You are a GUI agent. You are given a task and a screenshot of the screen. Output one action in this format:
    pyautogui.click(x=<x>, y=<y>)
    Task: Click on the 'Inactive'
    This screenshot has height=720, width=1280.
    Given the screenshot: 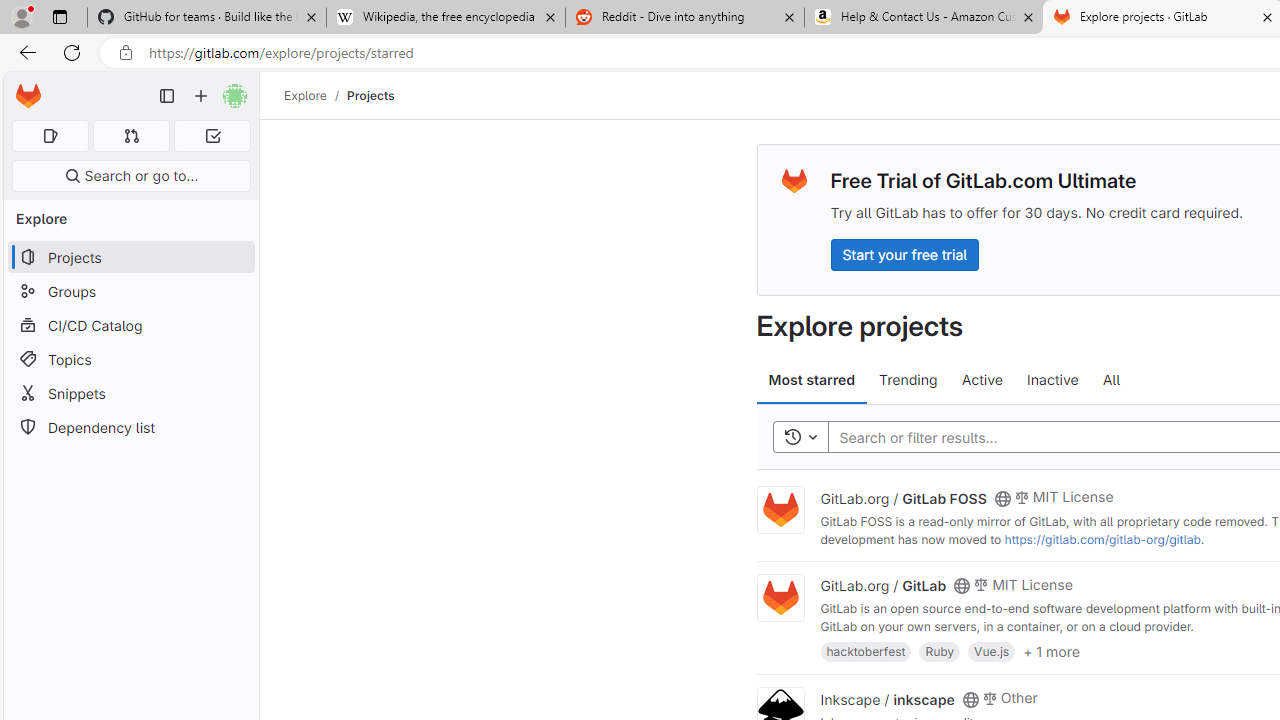 What is the action you would take?
    pyautogui.click(x=1051, y=380)
    